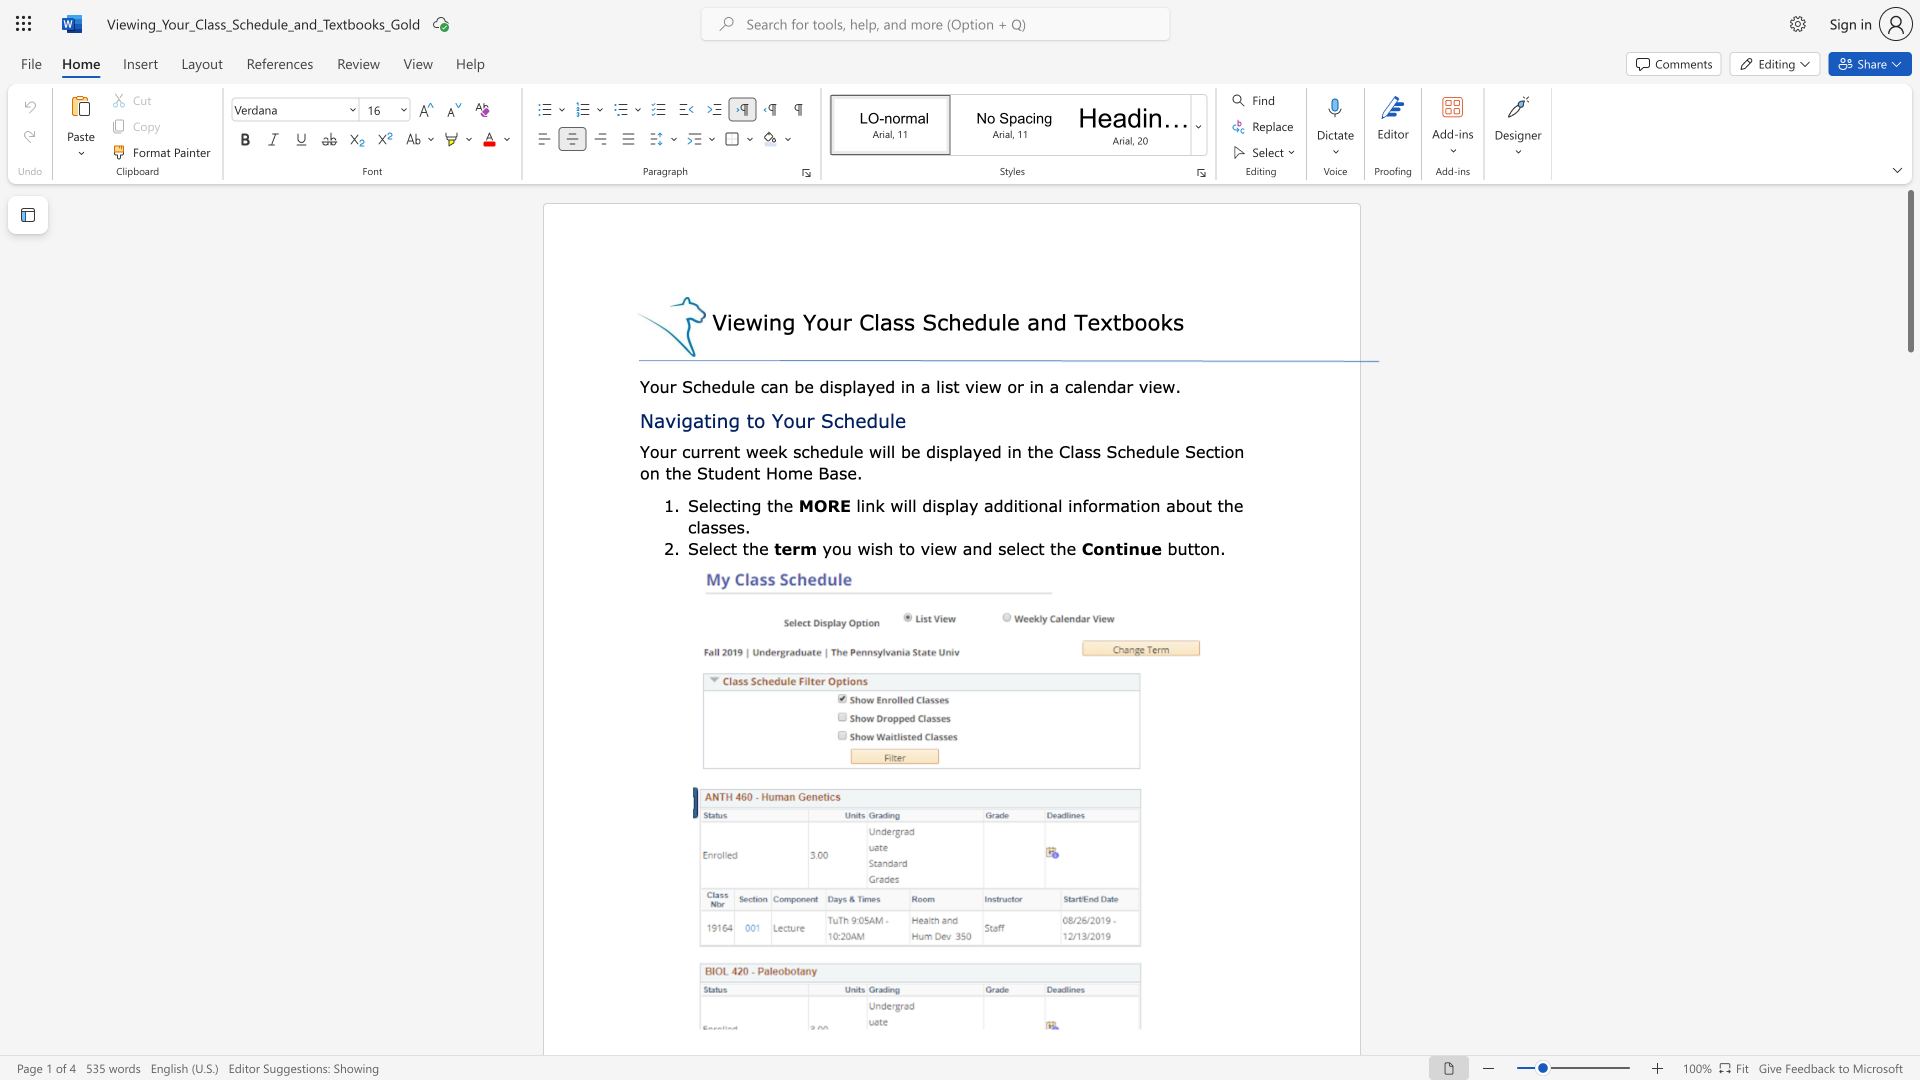 The width and height of the screenshot is (1920, 1080). What do you see at coordinates (1909, 929) in the screenshot?
I see `the scrollbar to move the page downward` at bounding box center [1909, 929].